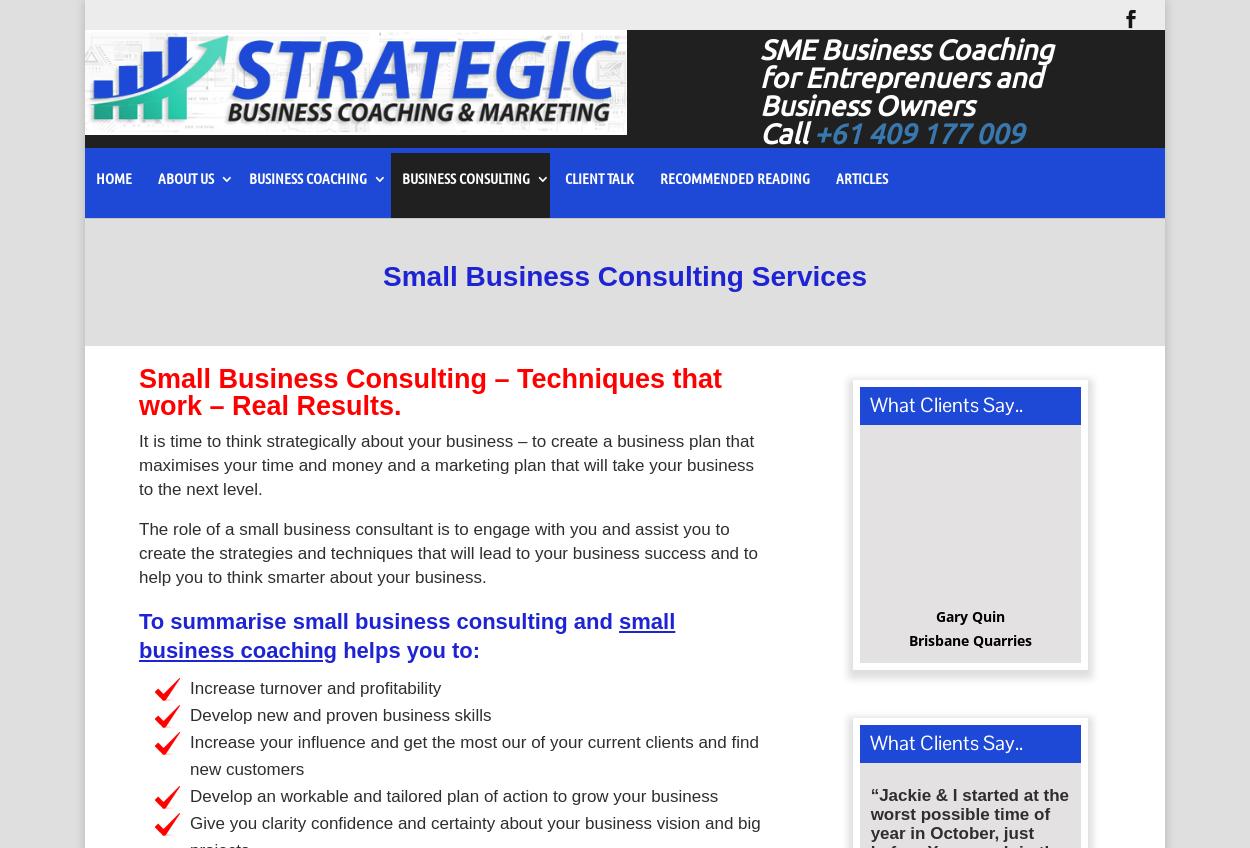 Image resolution: width=1250 pixels, height=848 pixels. I want to click on 'Develop an workable and tailored plan of action to grow your business', so click(453, 802).